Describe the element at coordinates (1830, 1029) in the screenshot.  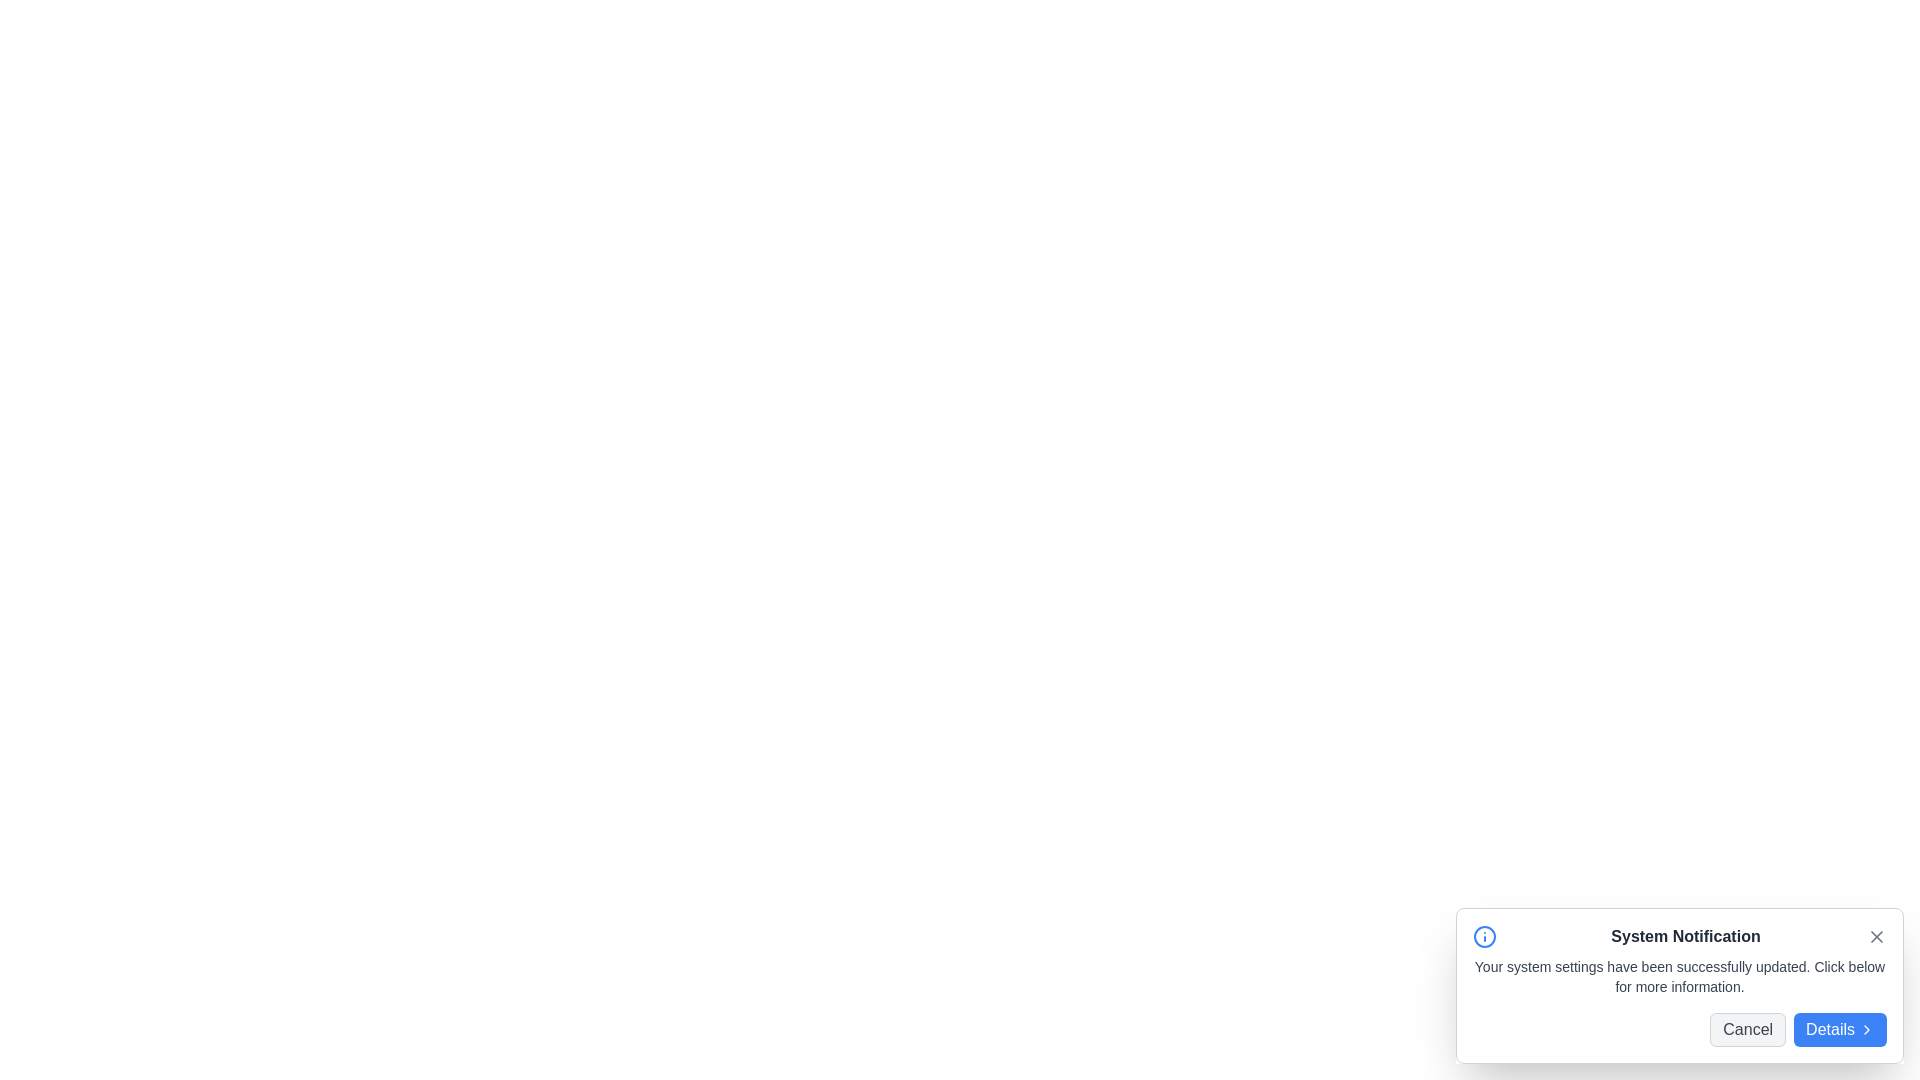
I see `the 'Details' text label within the button located in the lower-right corner of the notification dialog box, which has a white font on a blue background and is part of a button-like structure` at that location.